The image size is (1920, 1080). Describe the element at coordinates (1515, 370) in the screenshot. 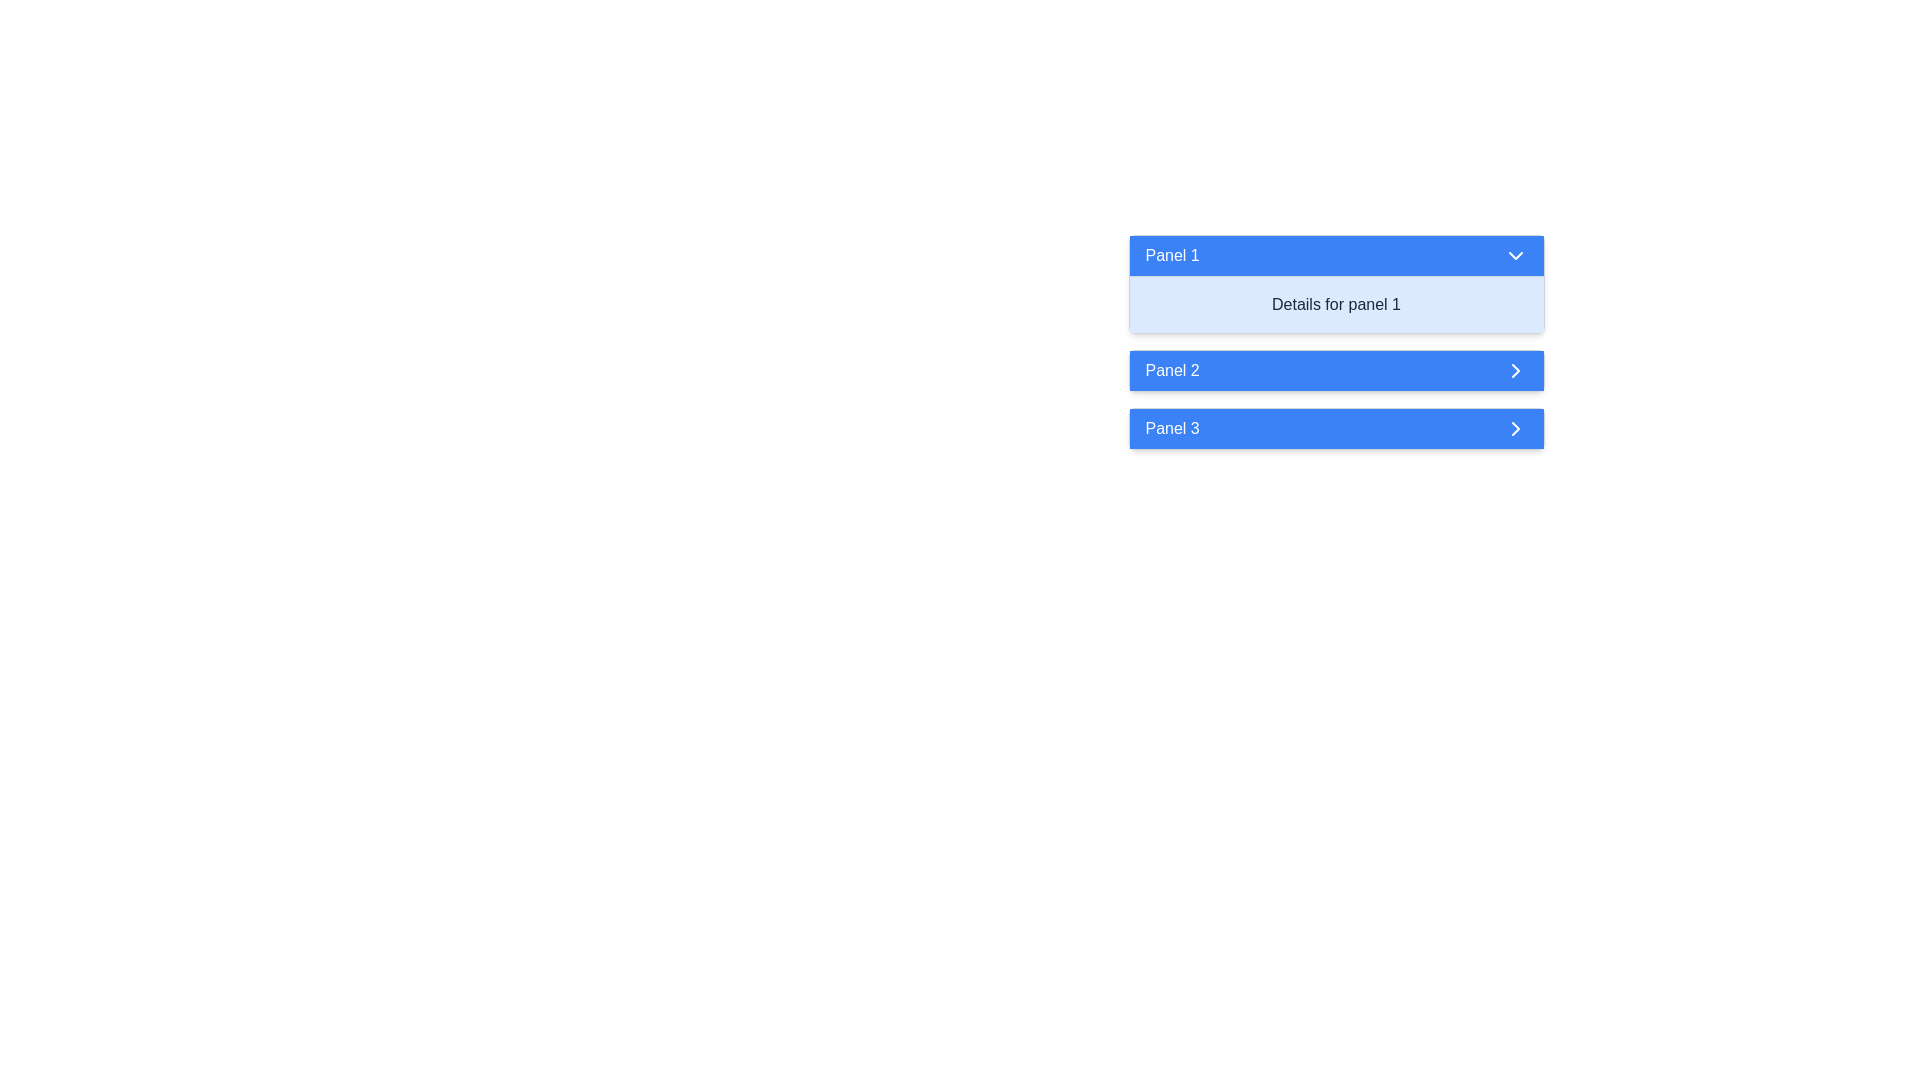

I see `the chevron icon located on the far right of the header of 'Panel 2'` at that location.